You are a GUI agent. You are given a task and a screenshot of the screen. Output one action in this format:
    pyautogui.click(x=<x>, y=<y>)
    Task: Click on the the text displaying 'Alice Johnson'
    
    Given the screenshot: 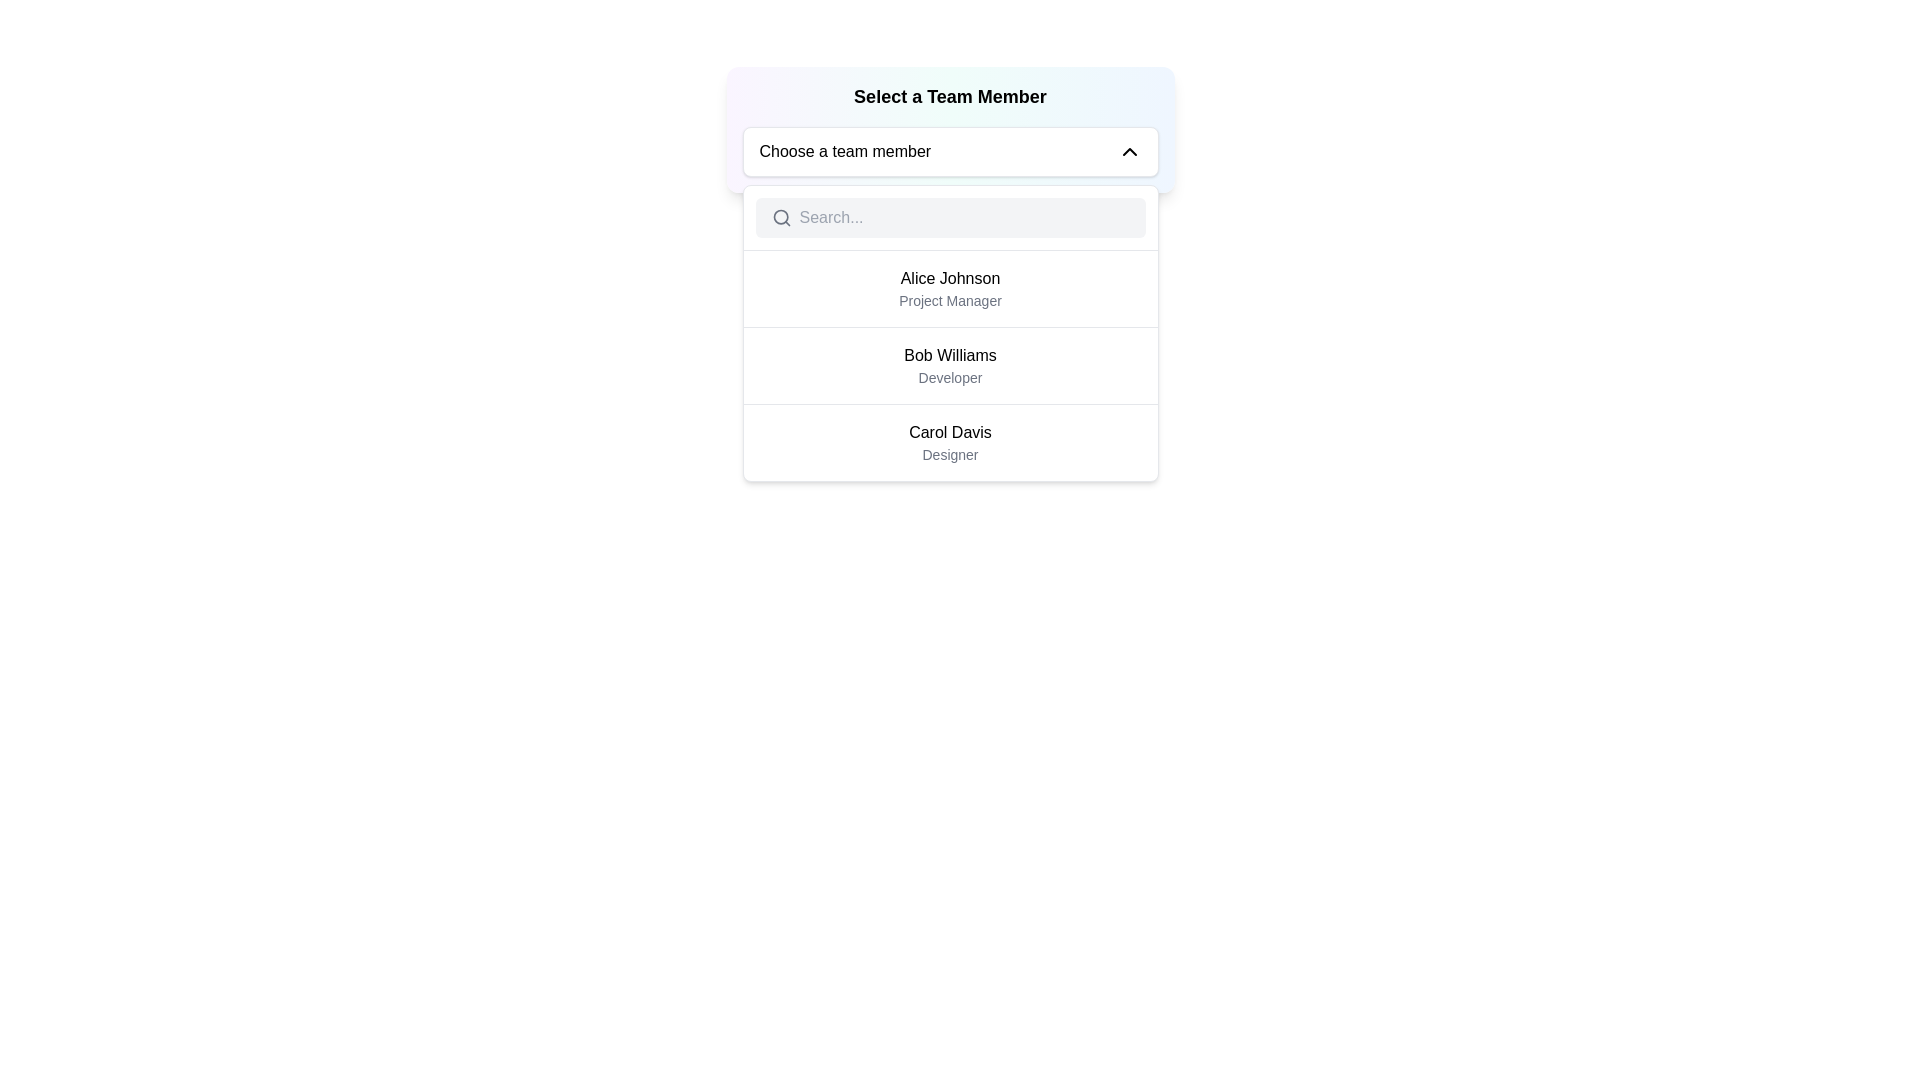 What is the action you would take?
    pyautogui.click(x=949, y=278)
    